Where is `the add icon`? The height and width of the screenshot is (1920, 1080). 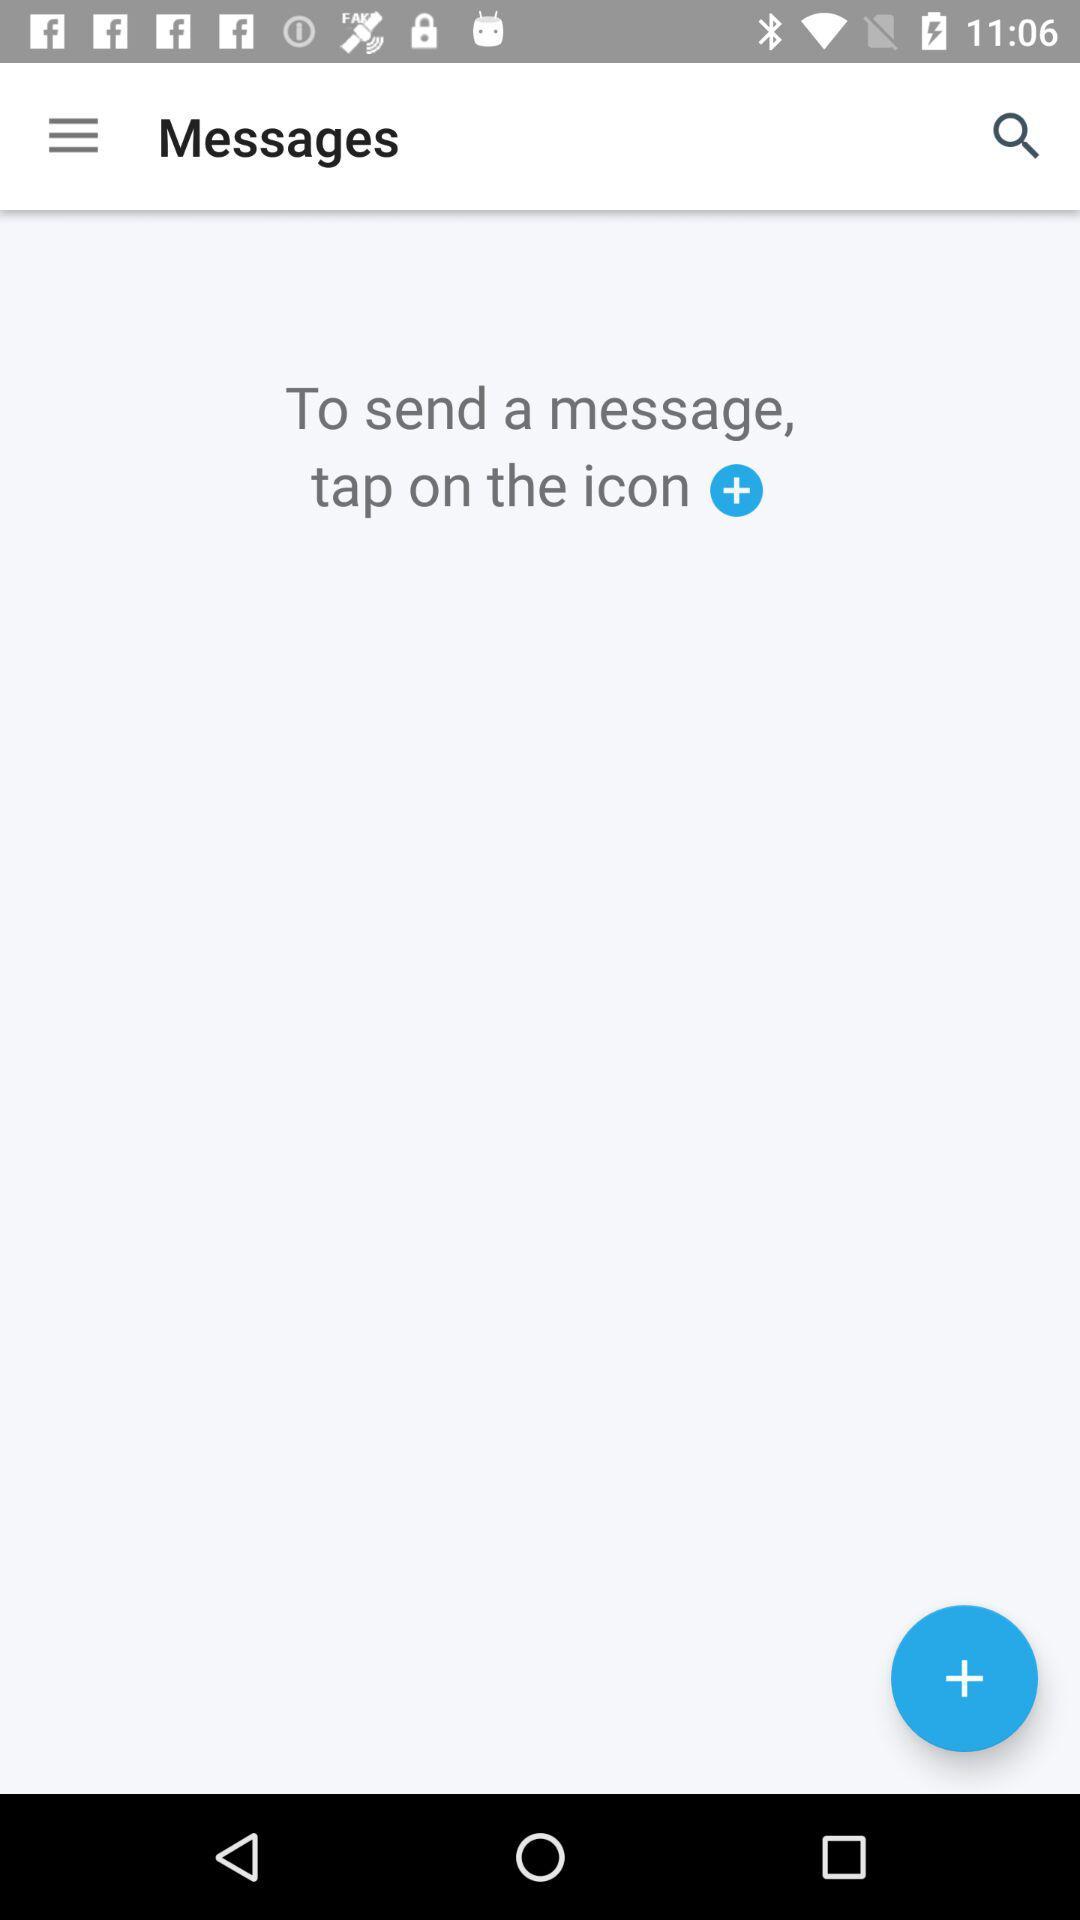
the add icon is located at coordinates (963, 1796).